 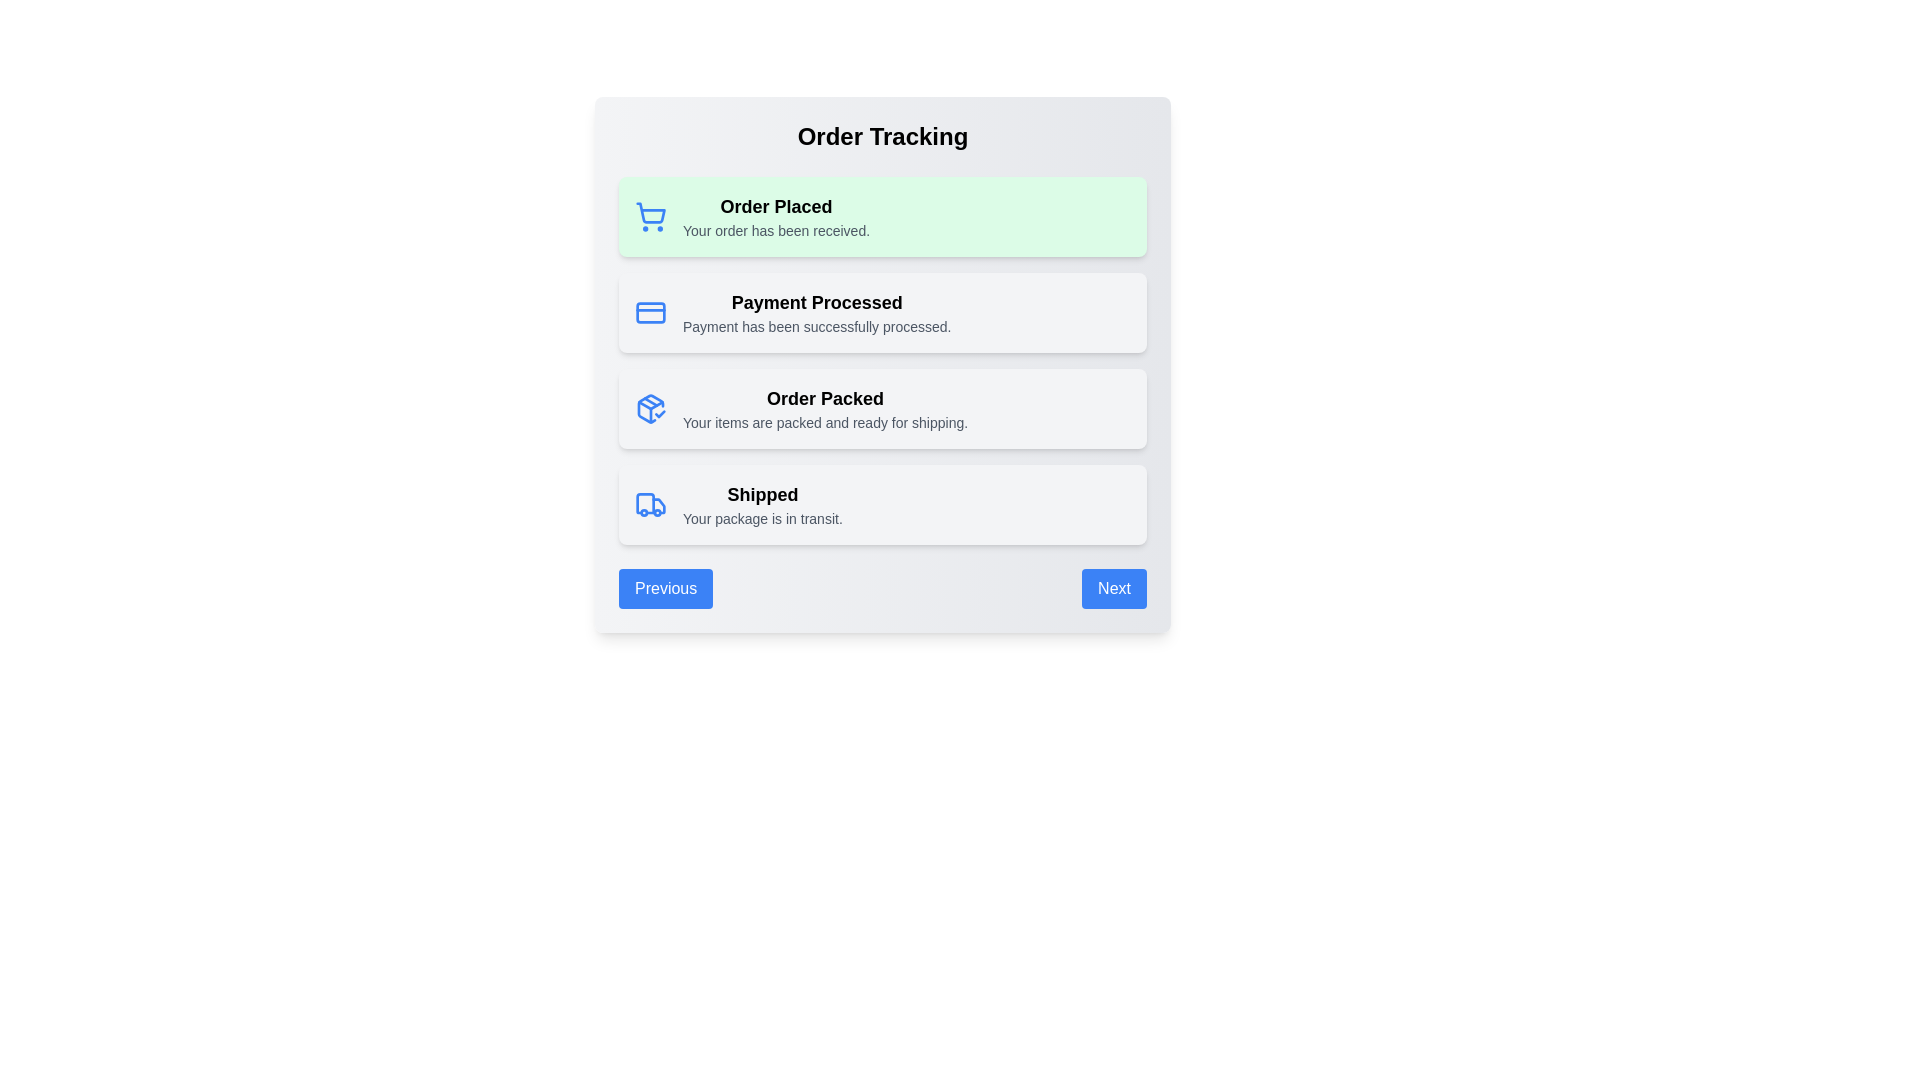 I want to click on status text from the second card in the vertical list of status cards in the 'Order Tracking' section, which indicates that the payment has been successfully processed, so click(x=882, y=312).